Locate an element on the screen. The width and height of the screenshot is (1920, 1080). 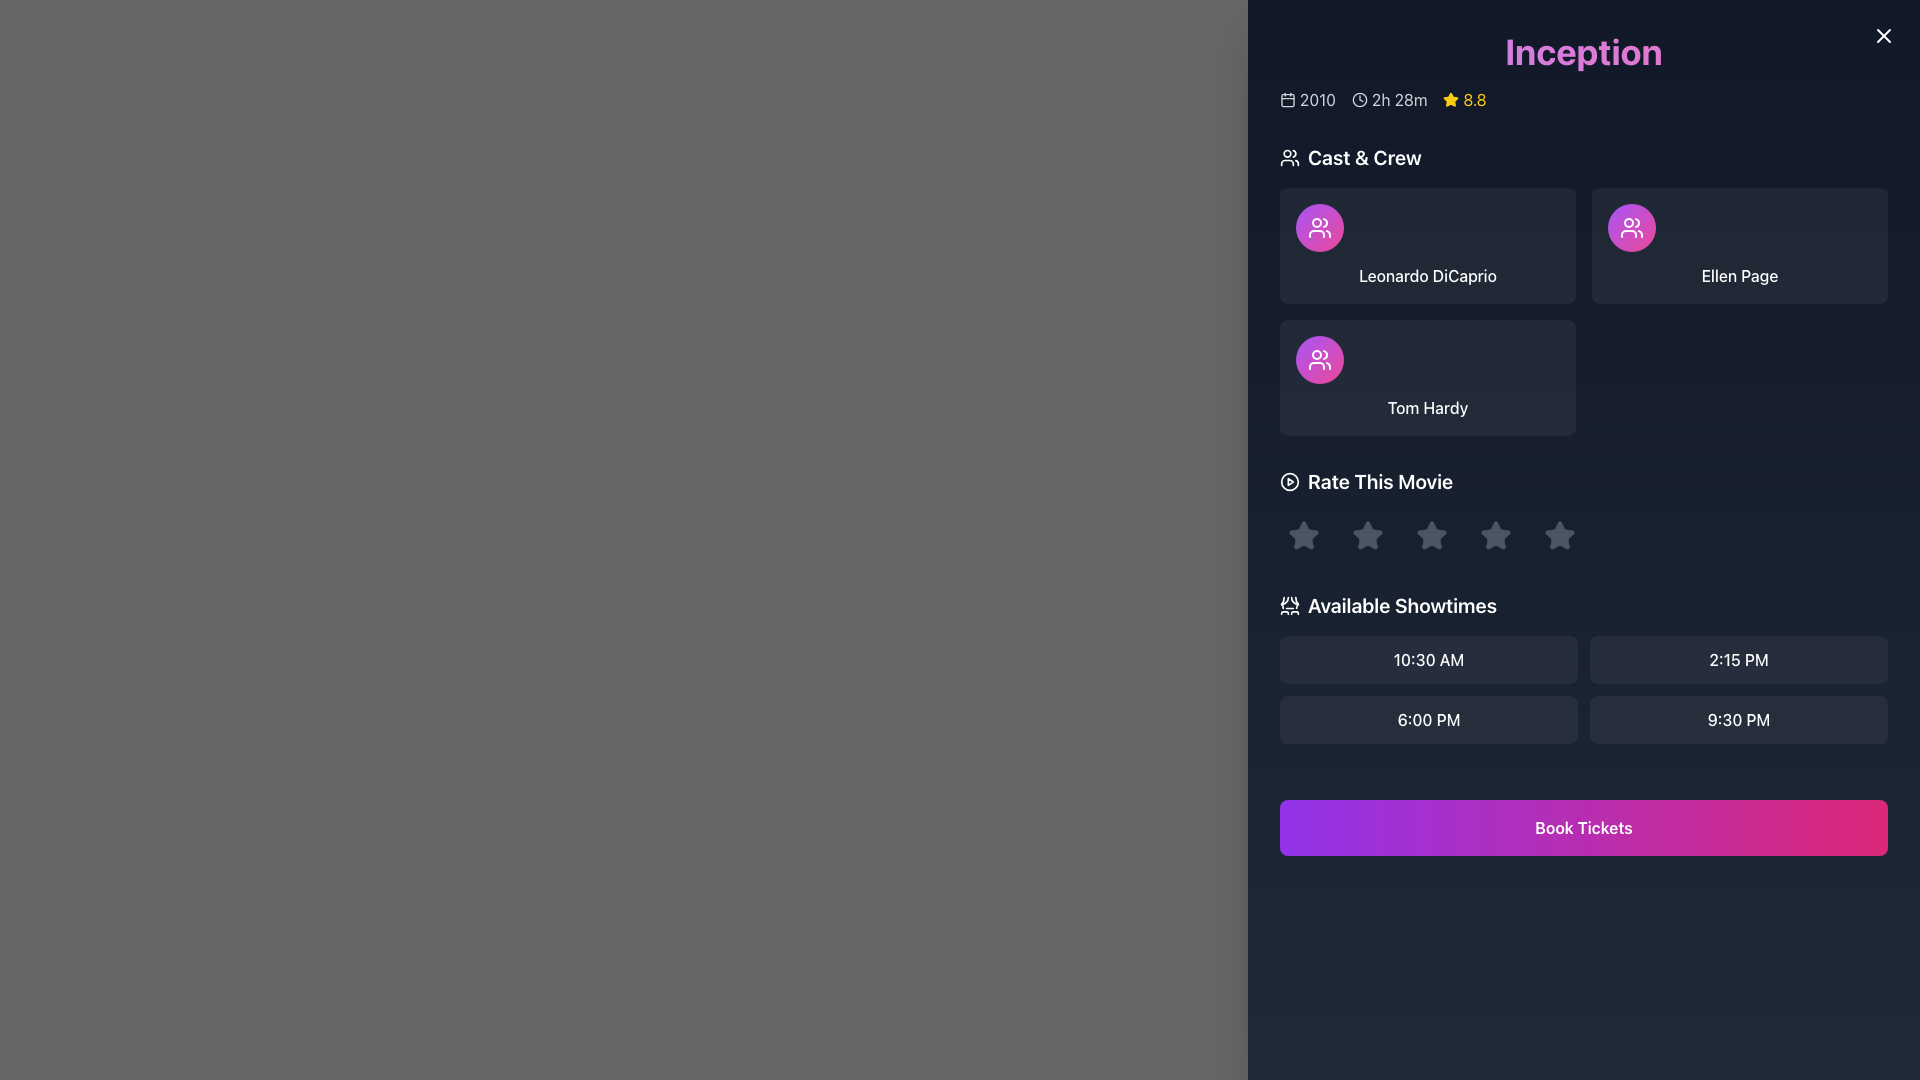
the play icon located to the left of the 'Rate This Movie' text is located at coordinates (1290, 482).